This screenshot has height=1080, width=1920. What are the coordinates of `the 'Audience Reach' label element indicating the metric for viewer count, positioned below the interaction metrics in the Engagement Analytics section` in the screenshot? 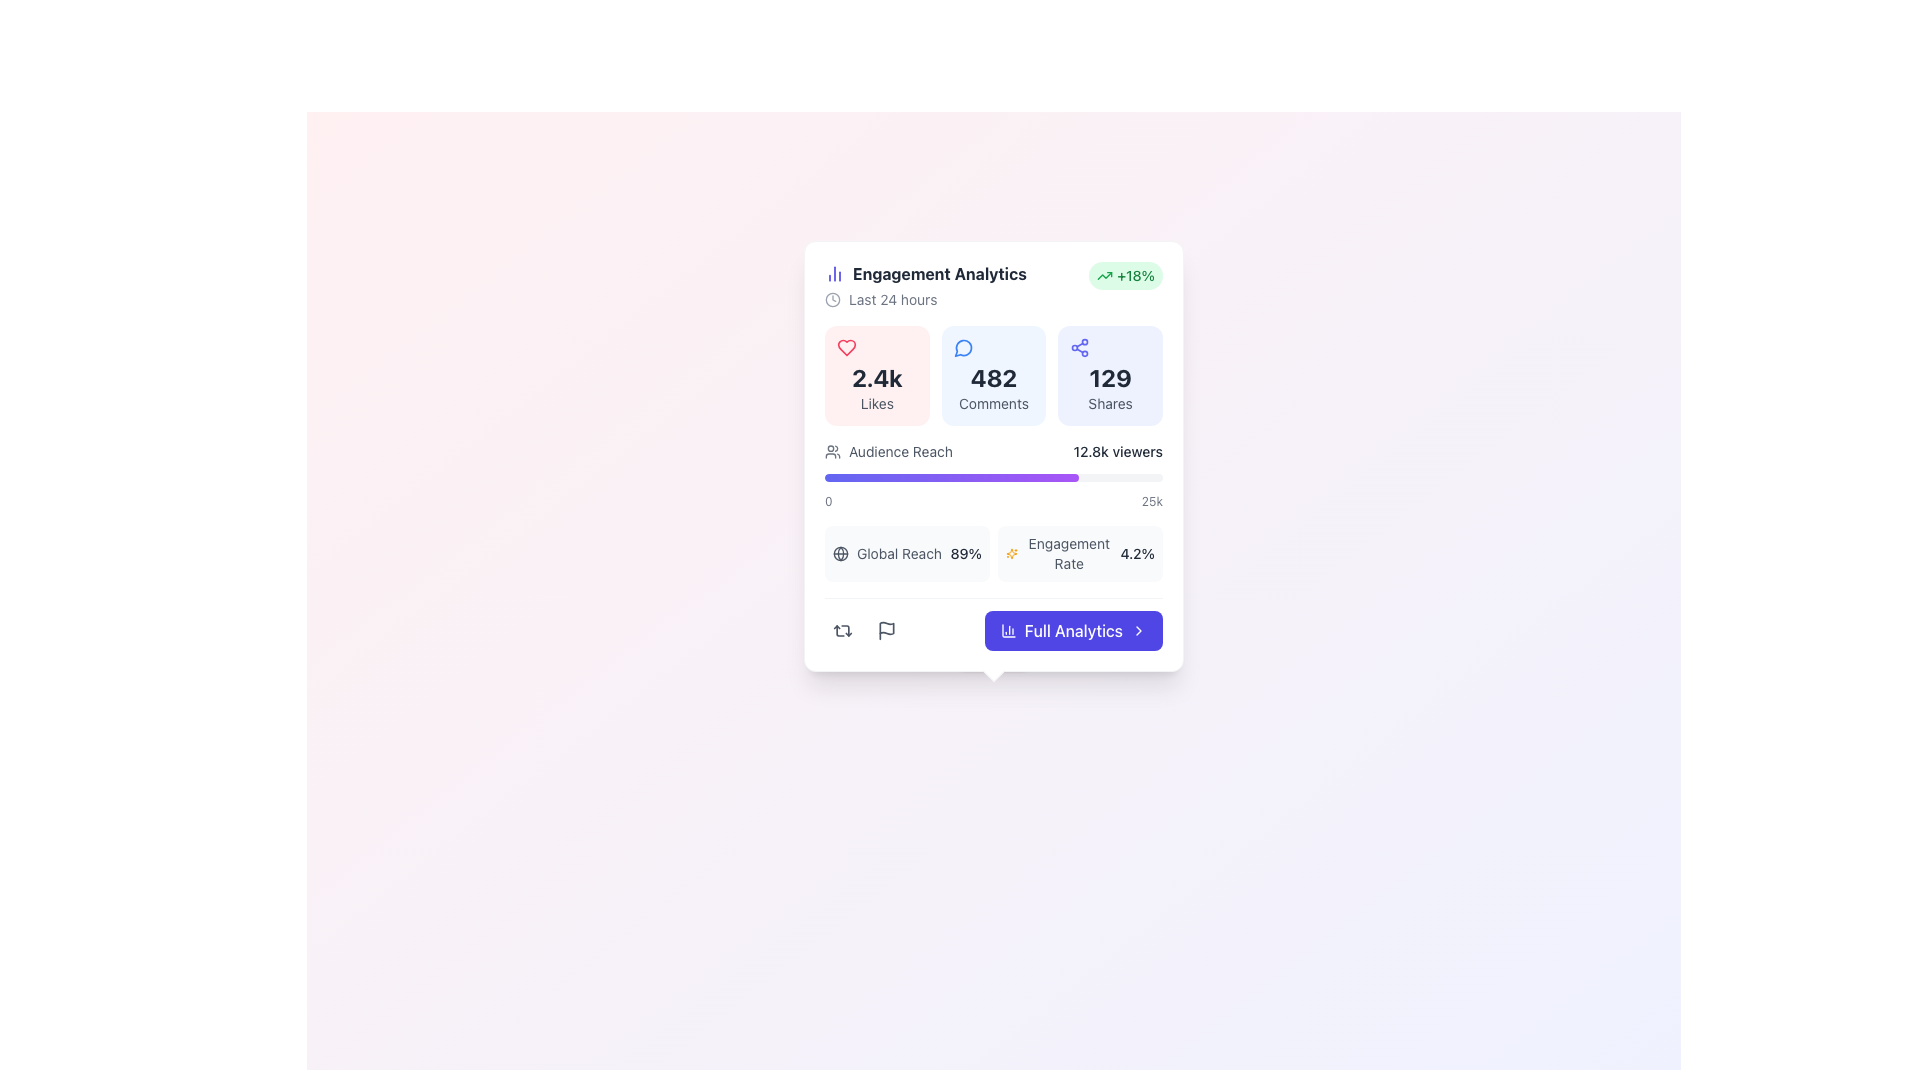 It's located at (887, 451).